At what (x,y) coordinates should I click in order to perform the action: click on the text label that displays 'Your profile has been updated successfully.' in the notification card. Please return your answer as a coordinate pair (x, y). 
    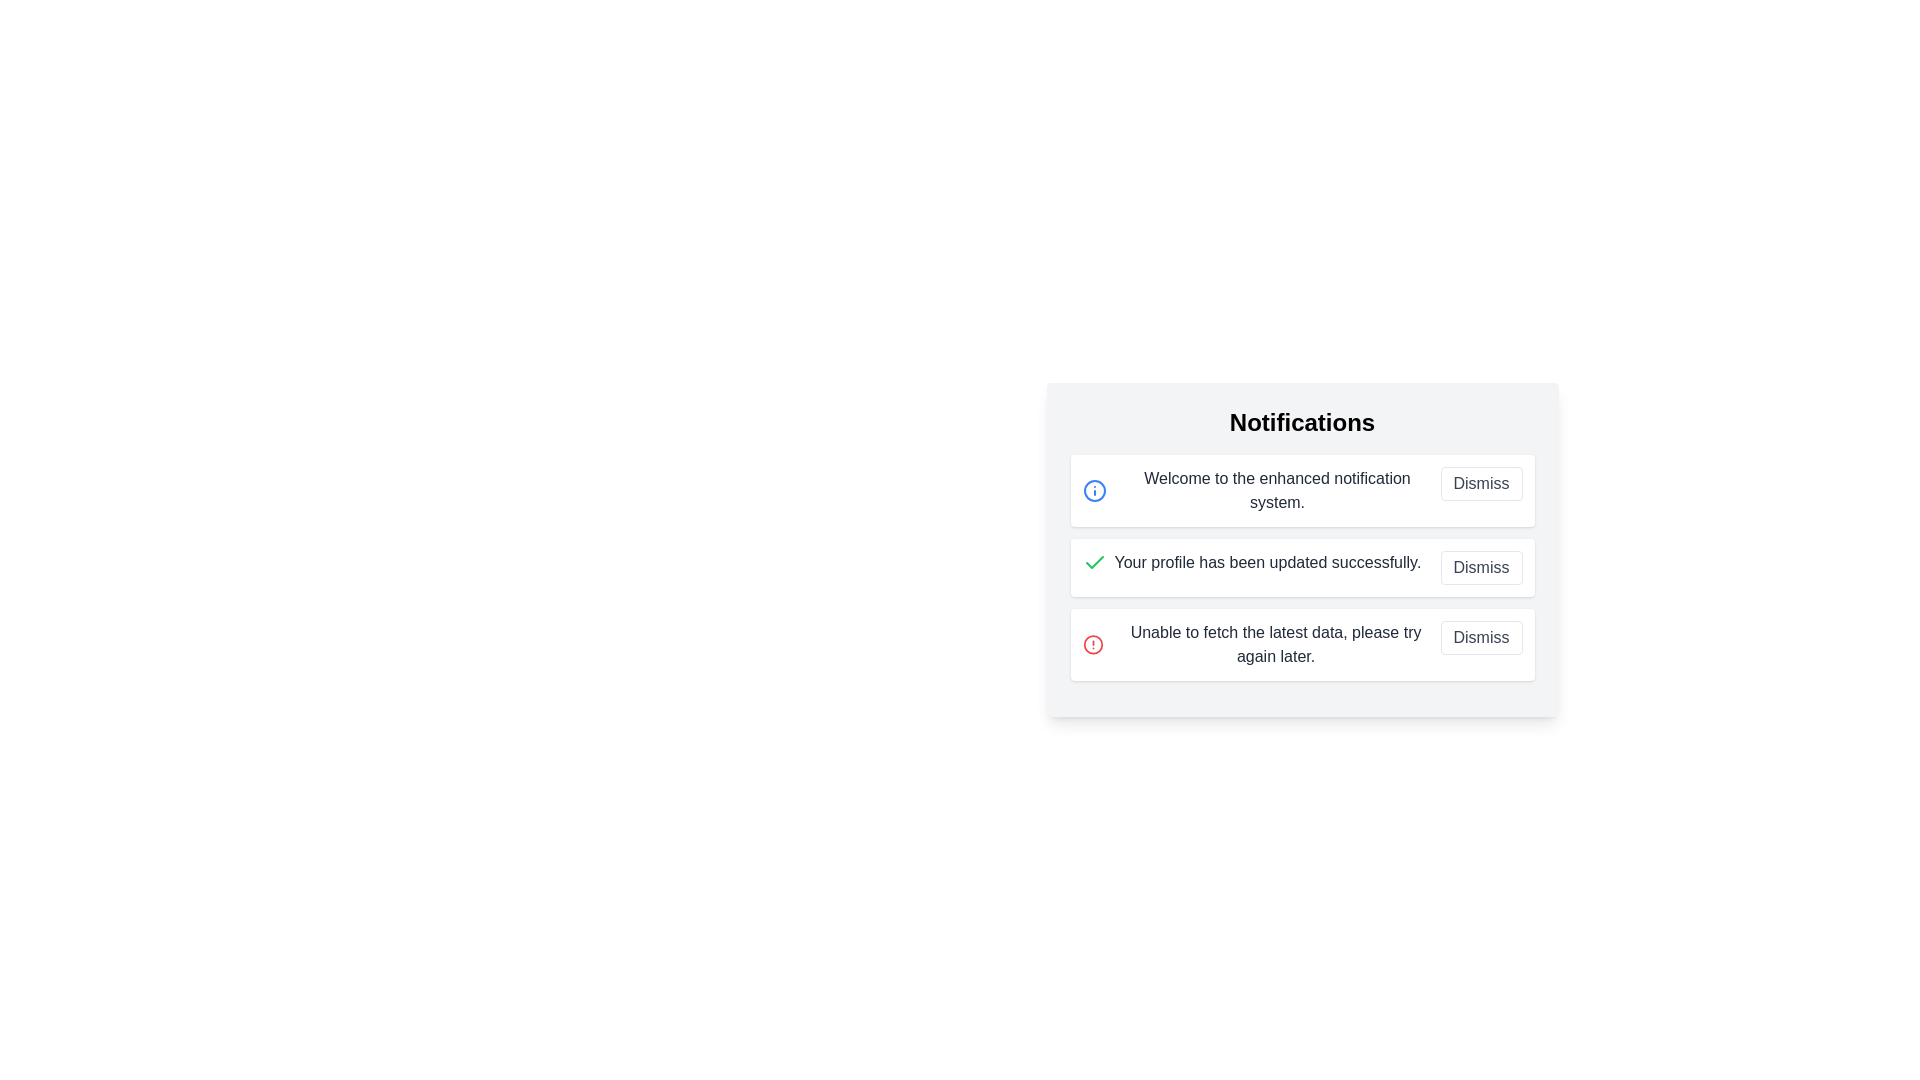
    Looking at the image, I should click on (1266, 563).